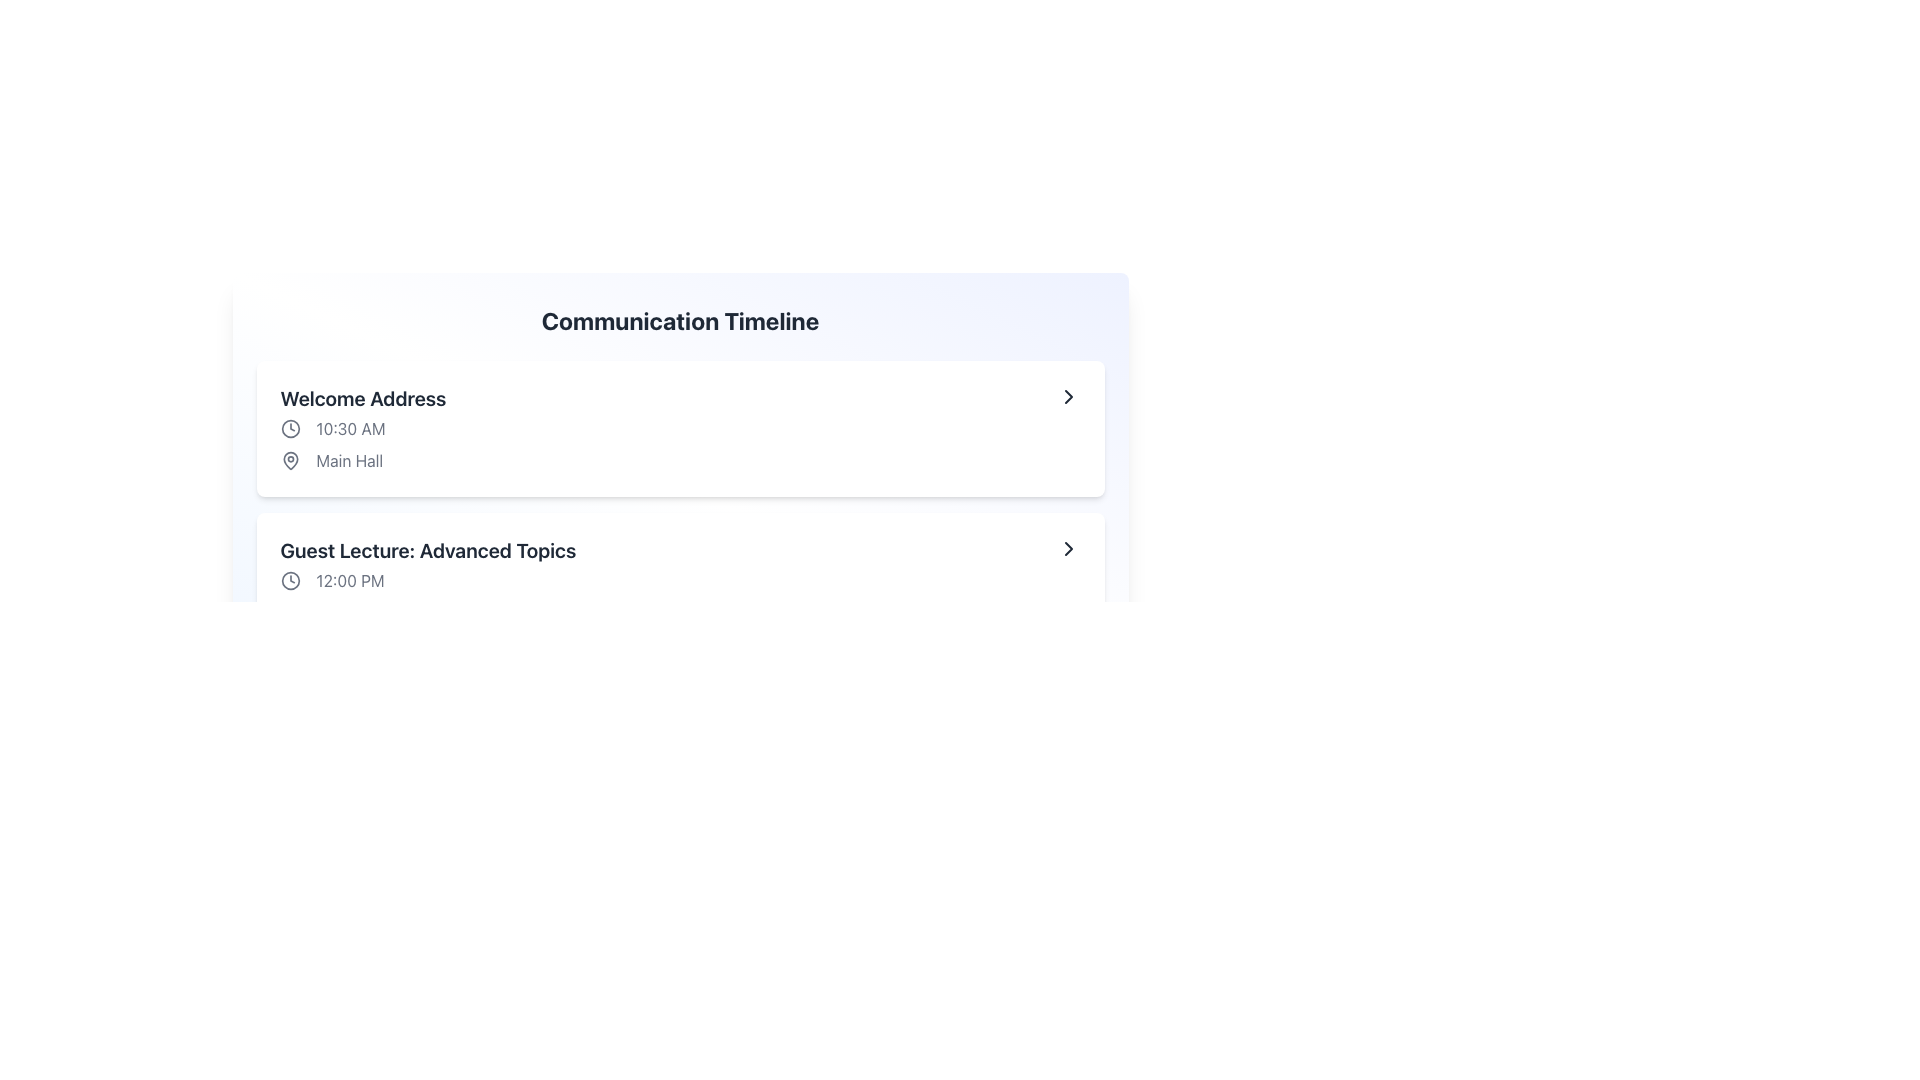 Image resolution: width=1920 pixels, height=1080 pixels. Describe the element at coordinates (1067, 548) in the screenshot. I see `the right-pointing chevron icon in the 'Communication Timeline' section for 'Guest Lecture: Advanced Topics'` at that location.